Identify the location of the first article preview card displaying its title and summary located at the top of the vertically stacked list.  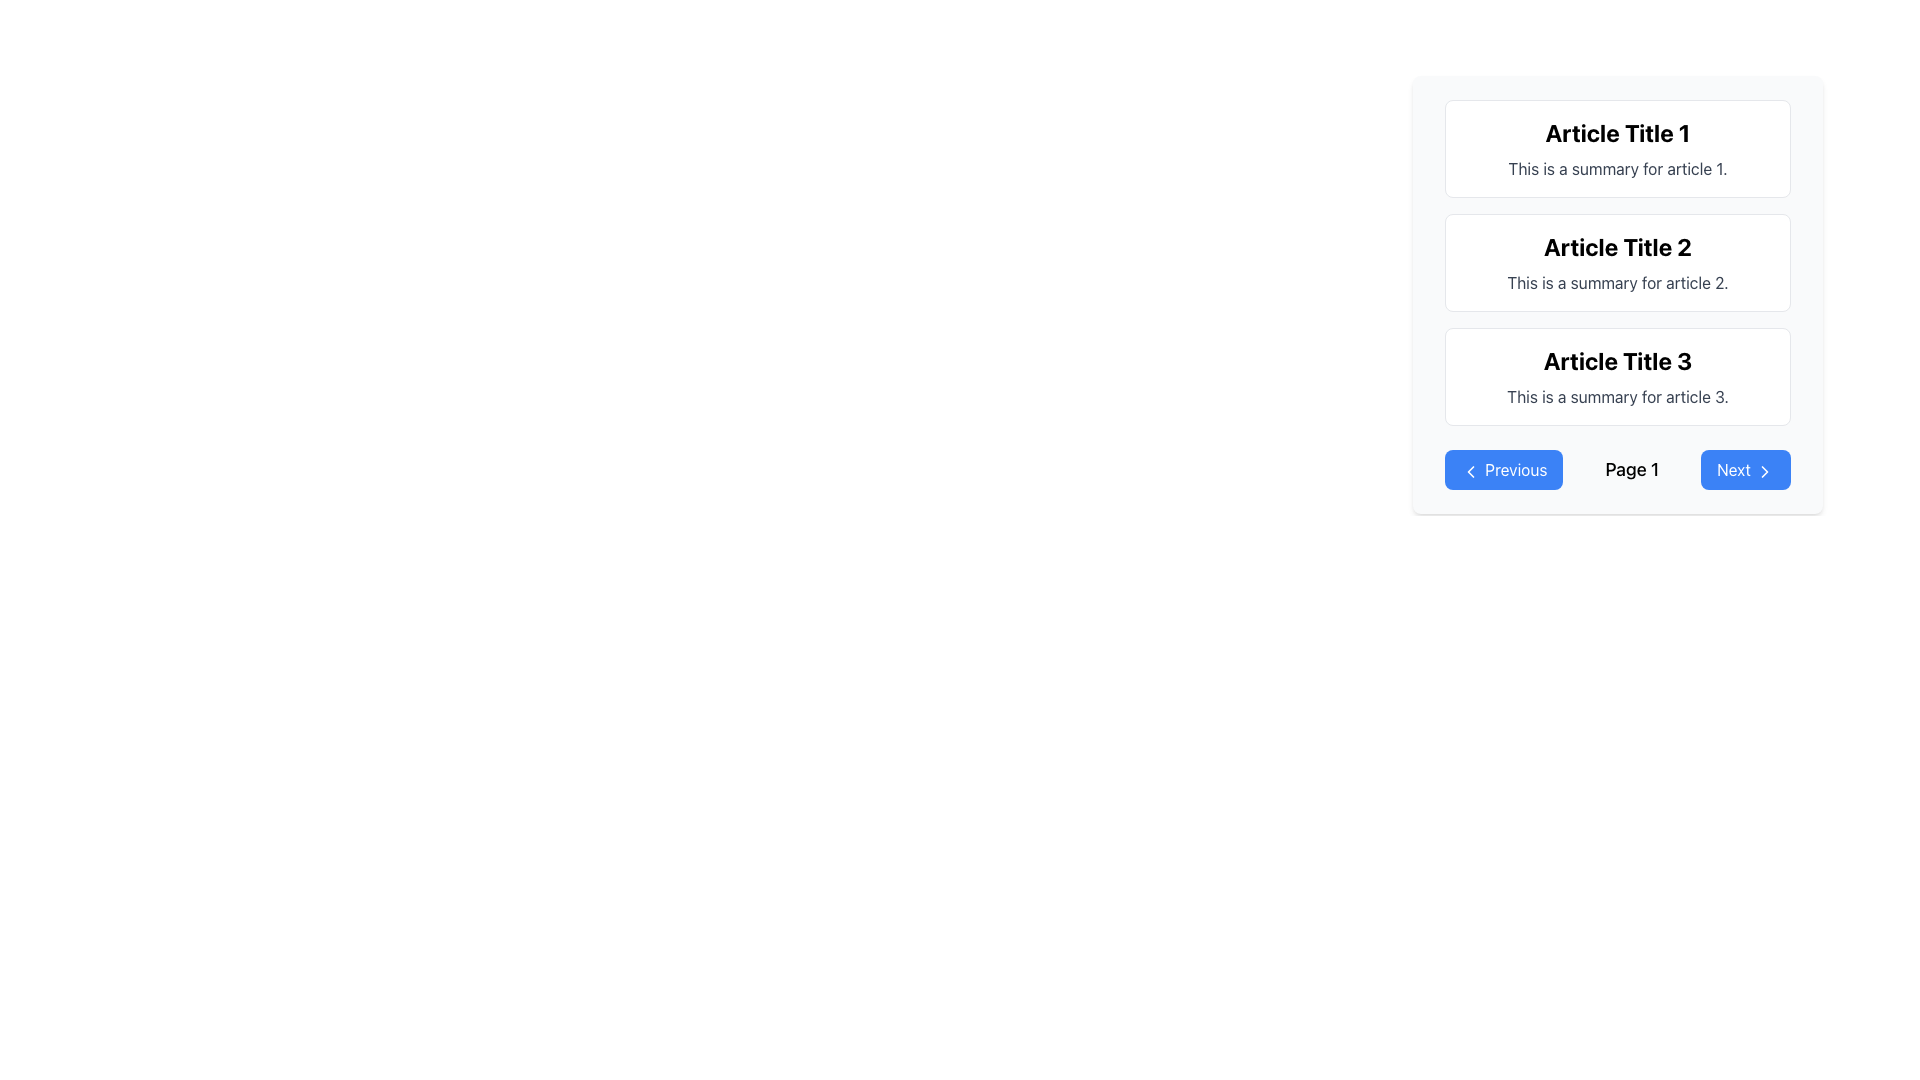
(1617, 148).